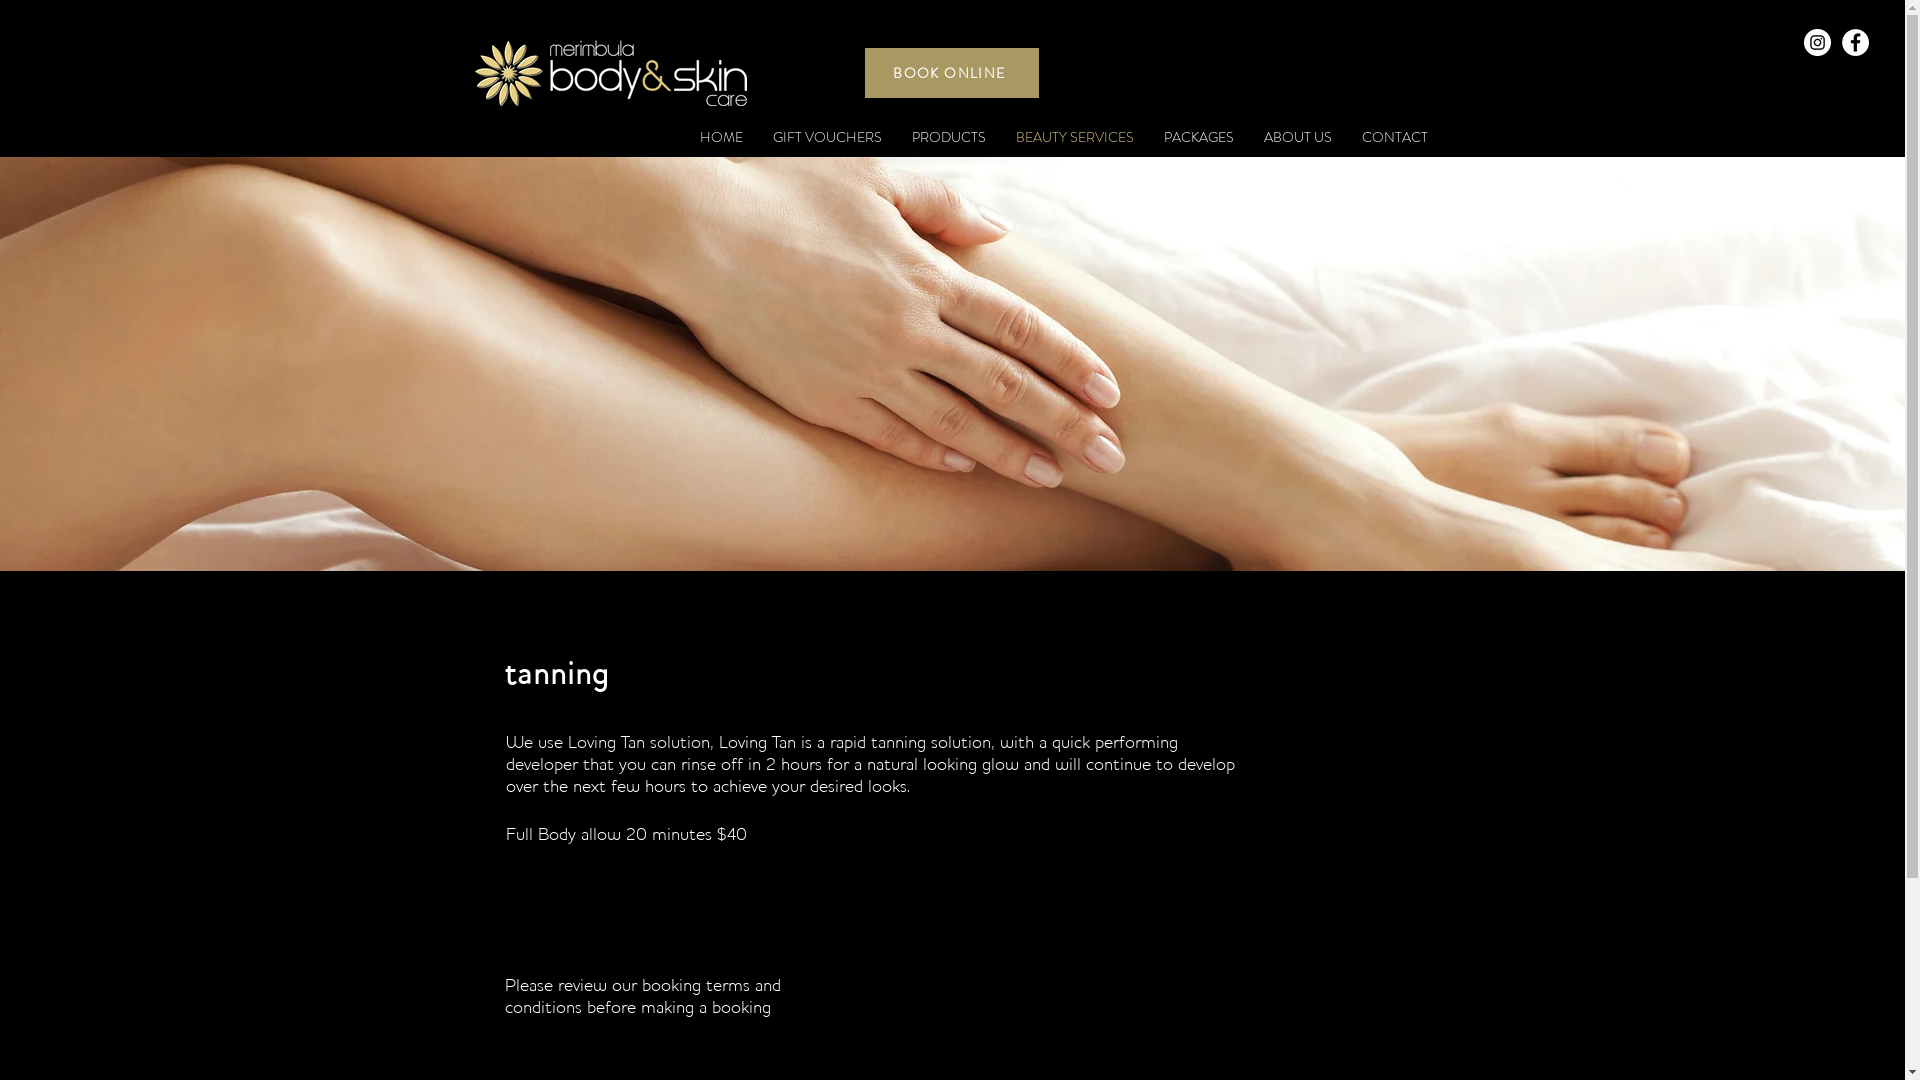  Describe the element at coordinates (720, 136) in the screenshot. I see `'HOME'` at that location.